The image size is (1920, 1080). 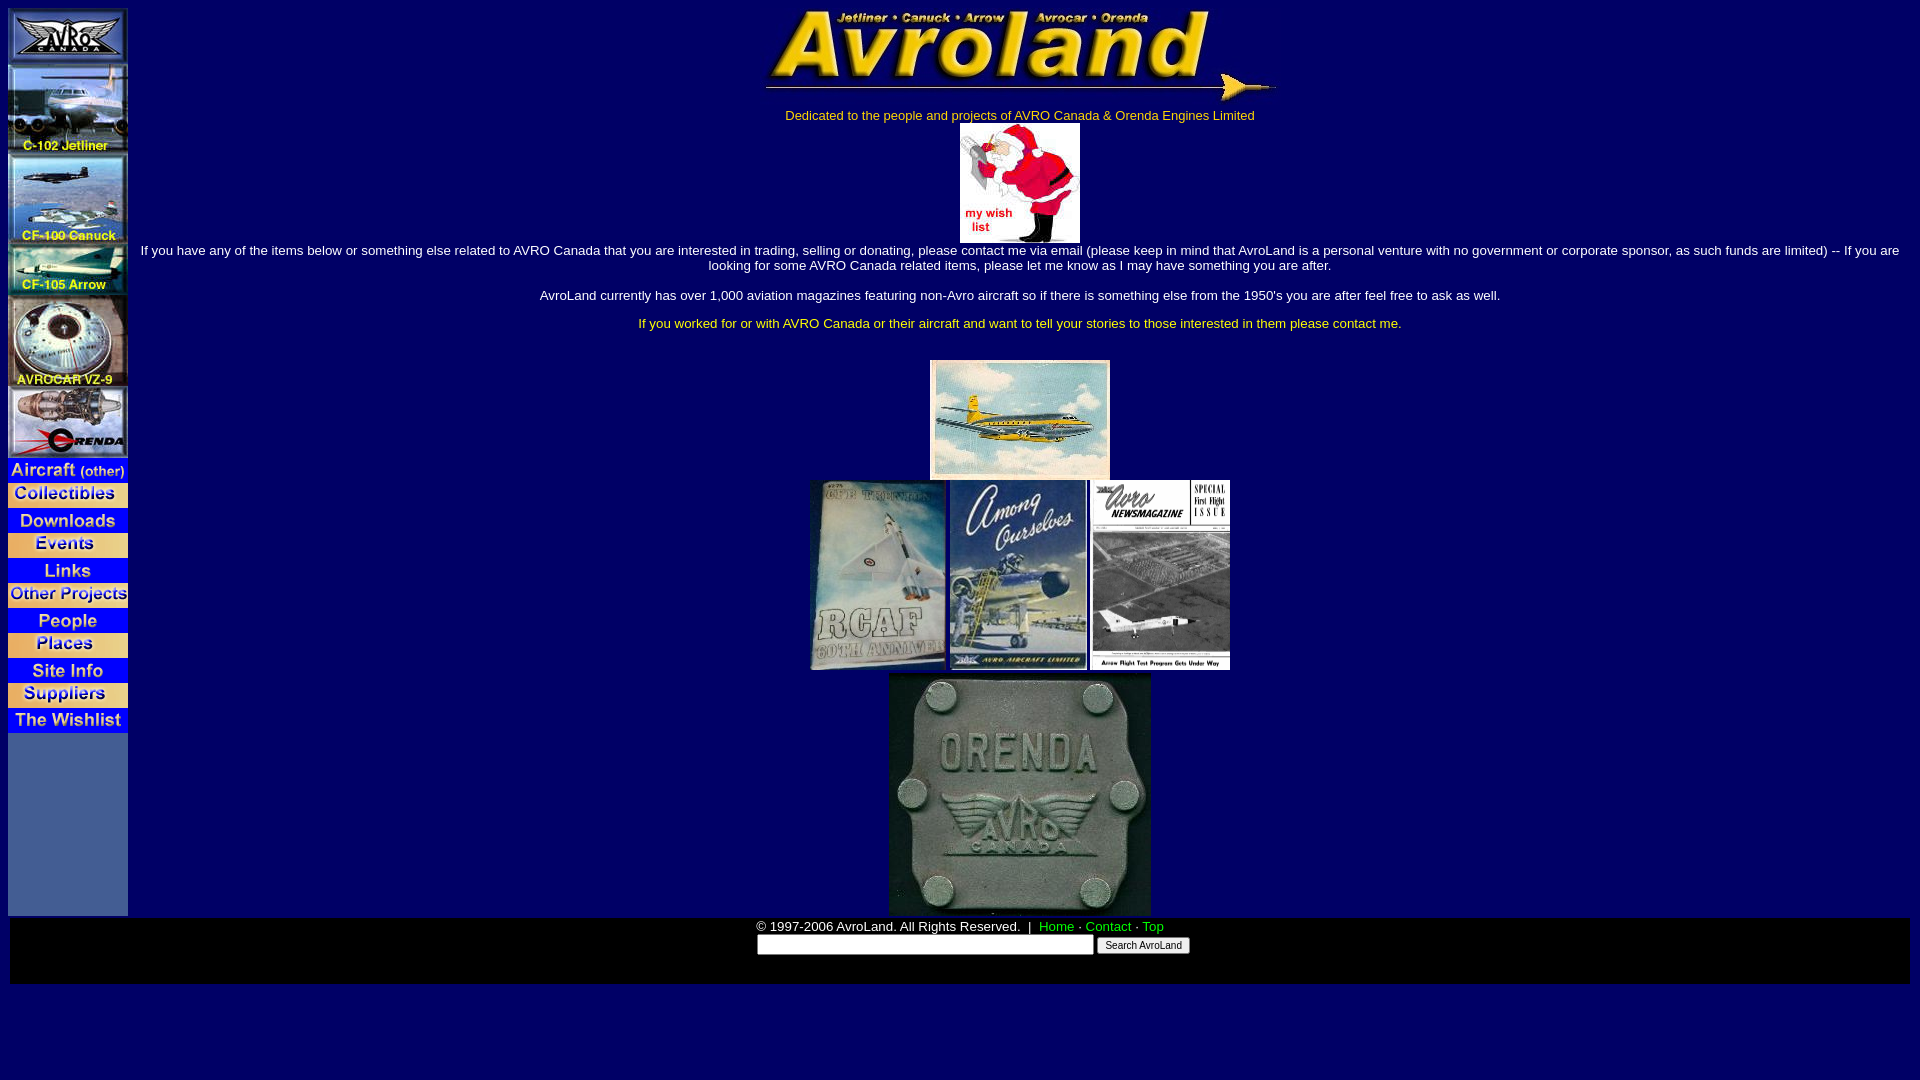 What do you see at coordinates (1143, 945) in the screenshot?
I see `'Search AvroLand'` at bounding box center [1143, 945].